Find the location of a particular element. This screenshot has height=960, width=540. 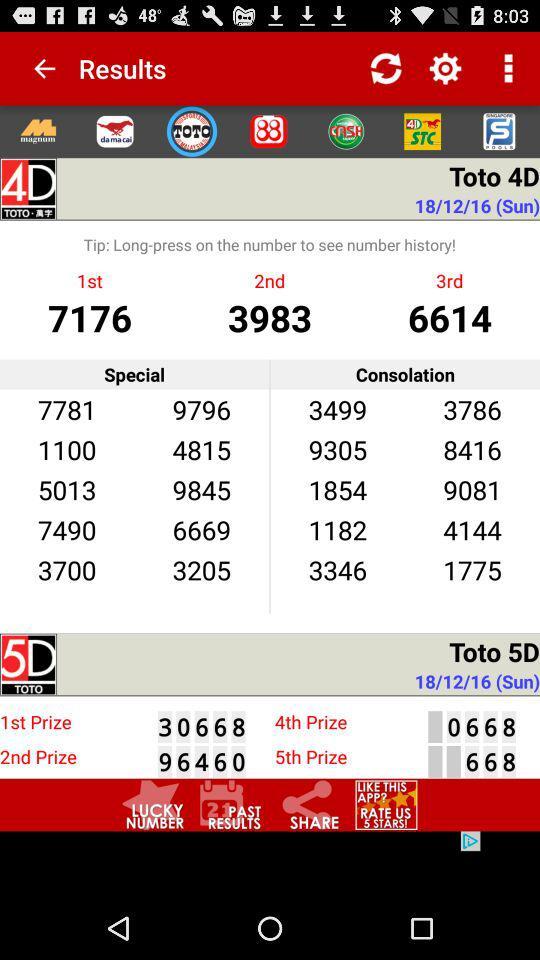

cash is located at coordinates (344, 130).